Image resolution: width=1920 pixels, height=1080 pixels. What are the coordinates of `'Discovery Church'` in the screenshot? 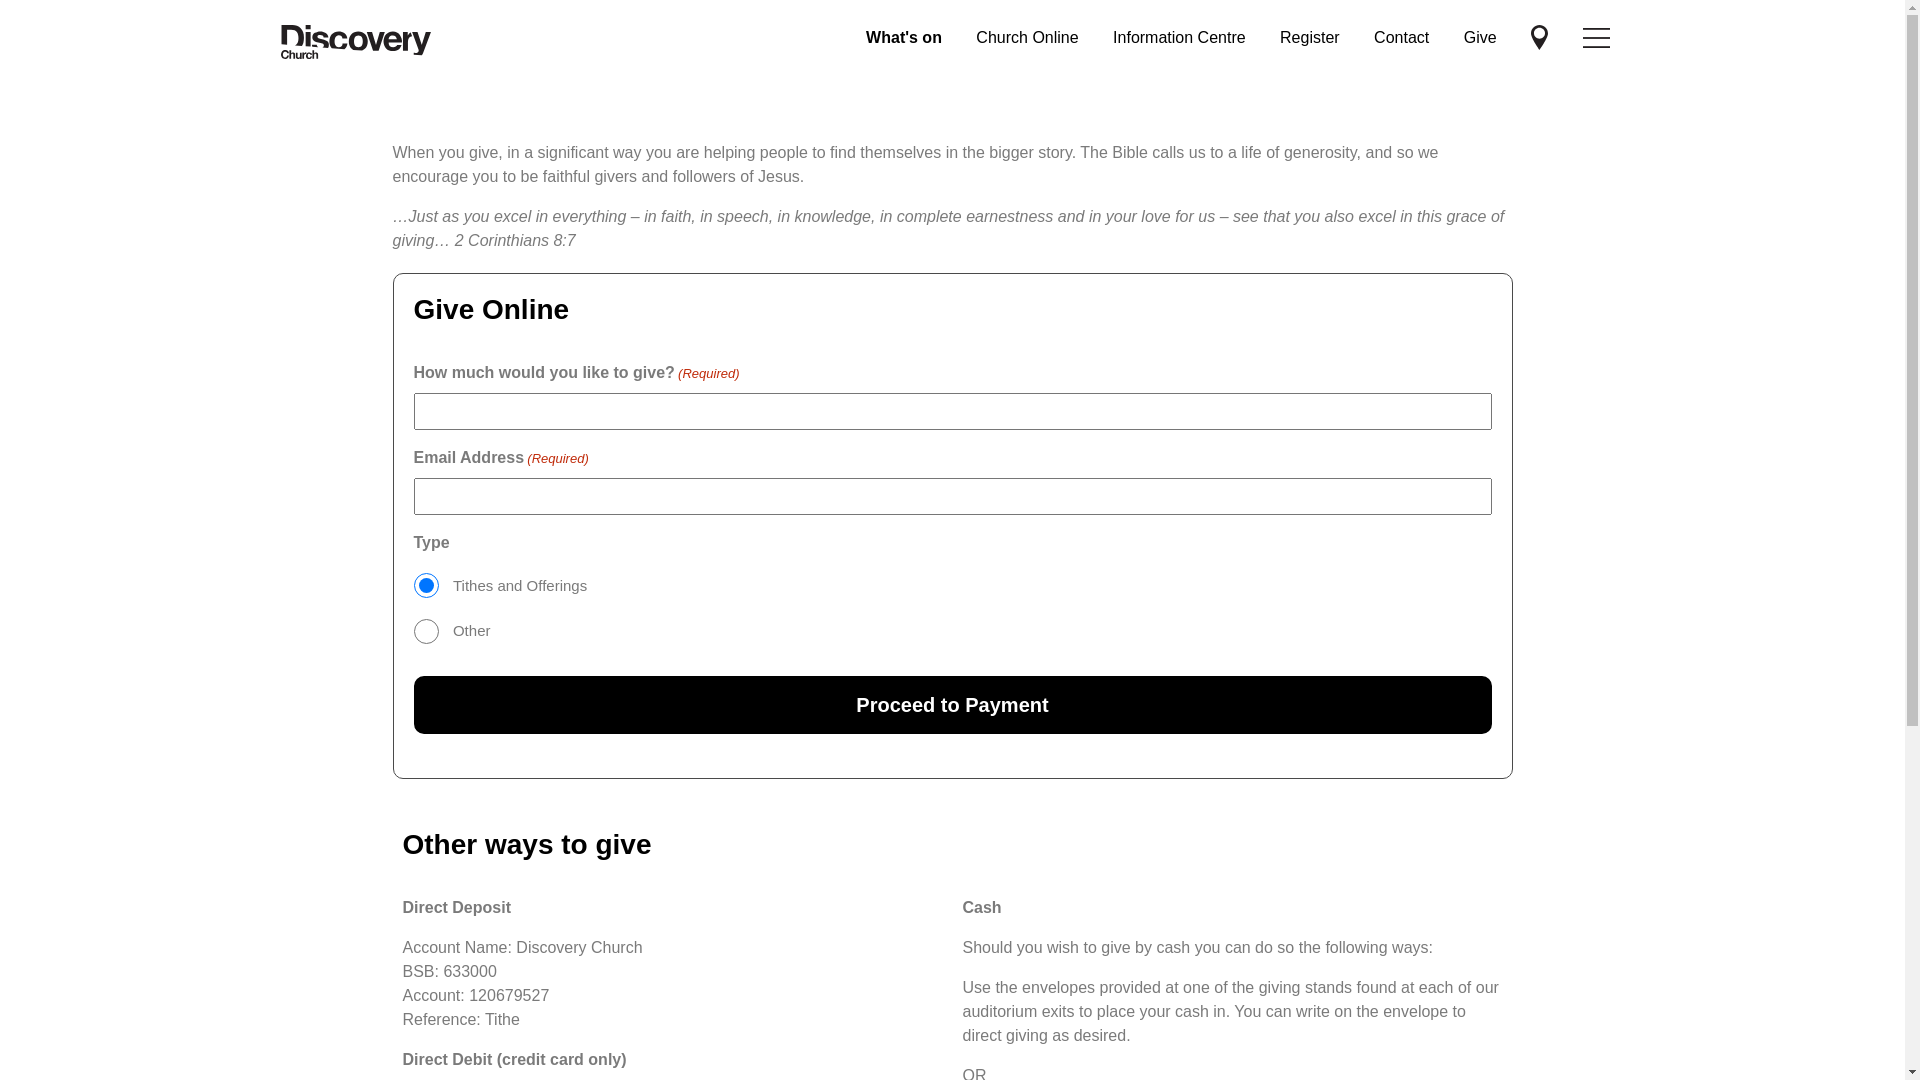 It's located at (278, 42).